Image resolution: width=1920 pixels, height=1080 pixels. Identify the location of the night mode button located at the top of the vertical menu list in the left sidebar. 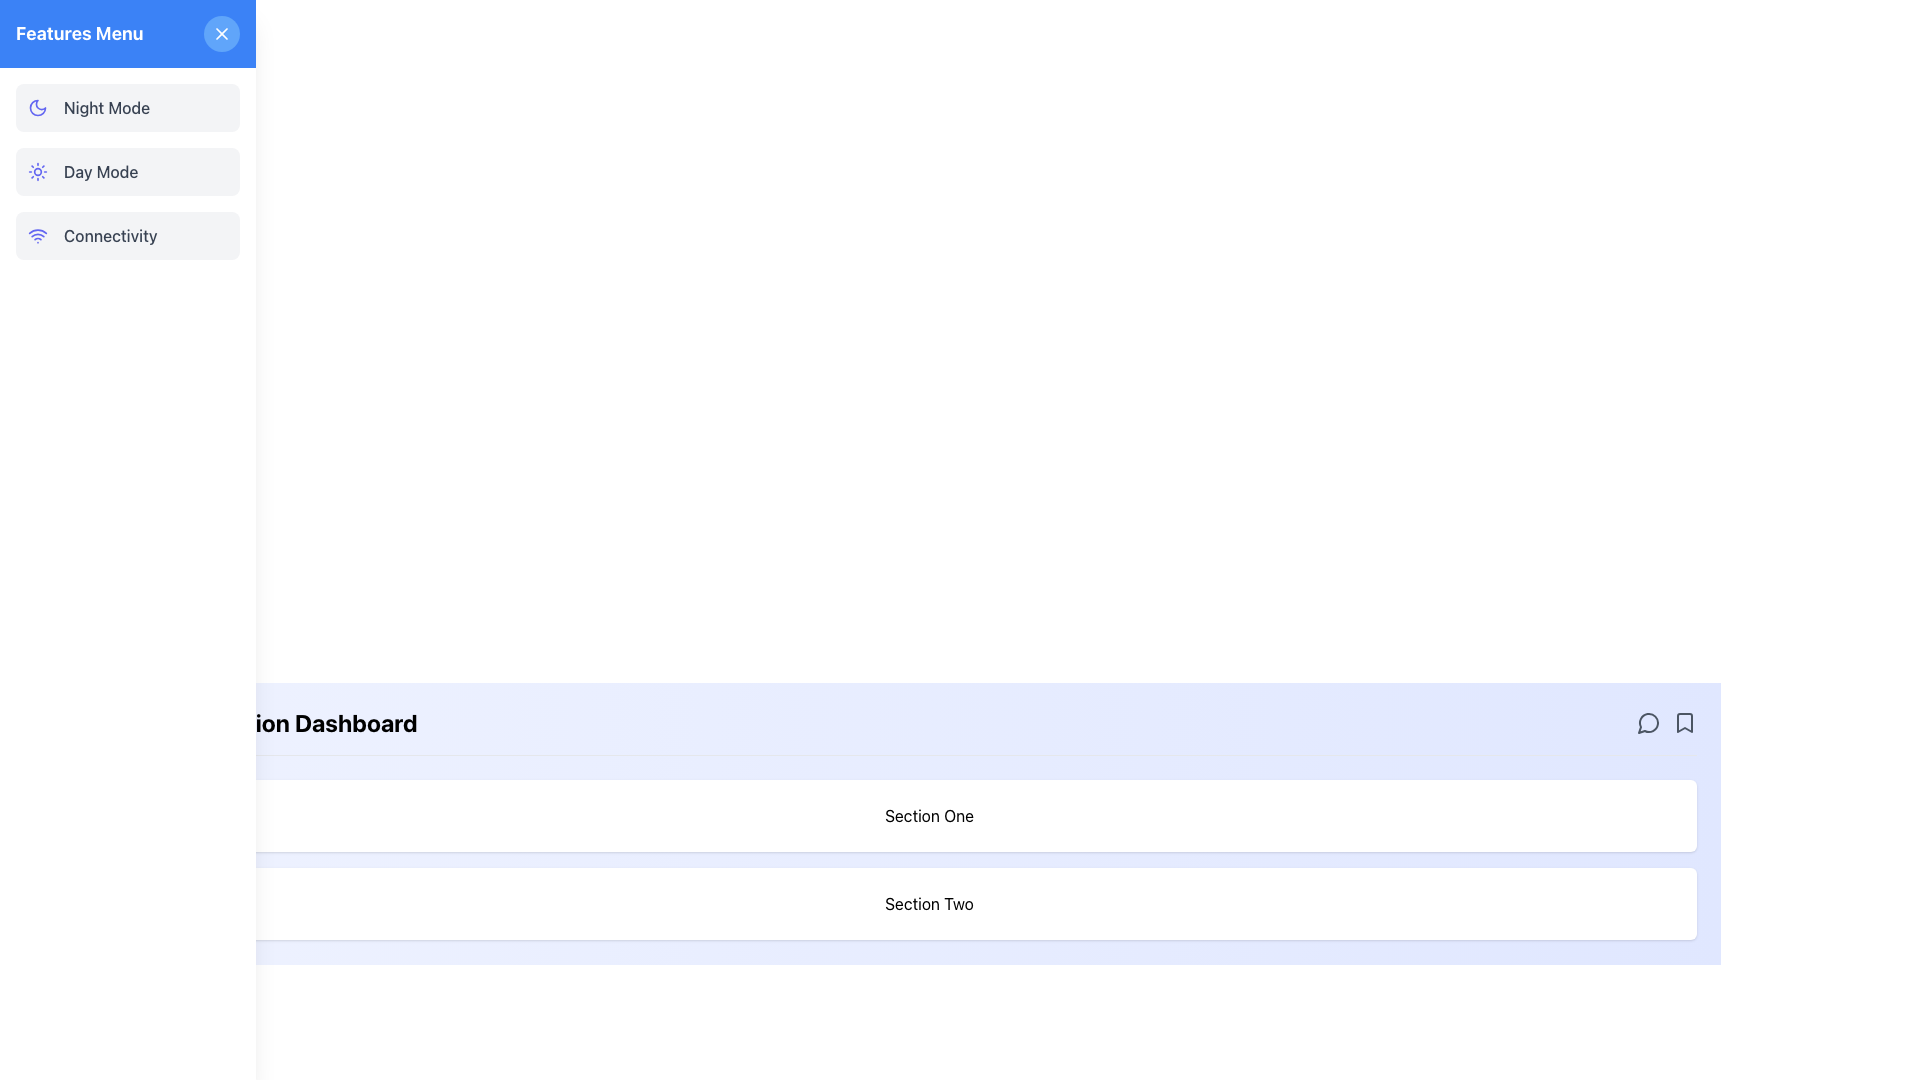
(127, 108).